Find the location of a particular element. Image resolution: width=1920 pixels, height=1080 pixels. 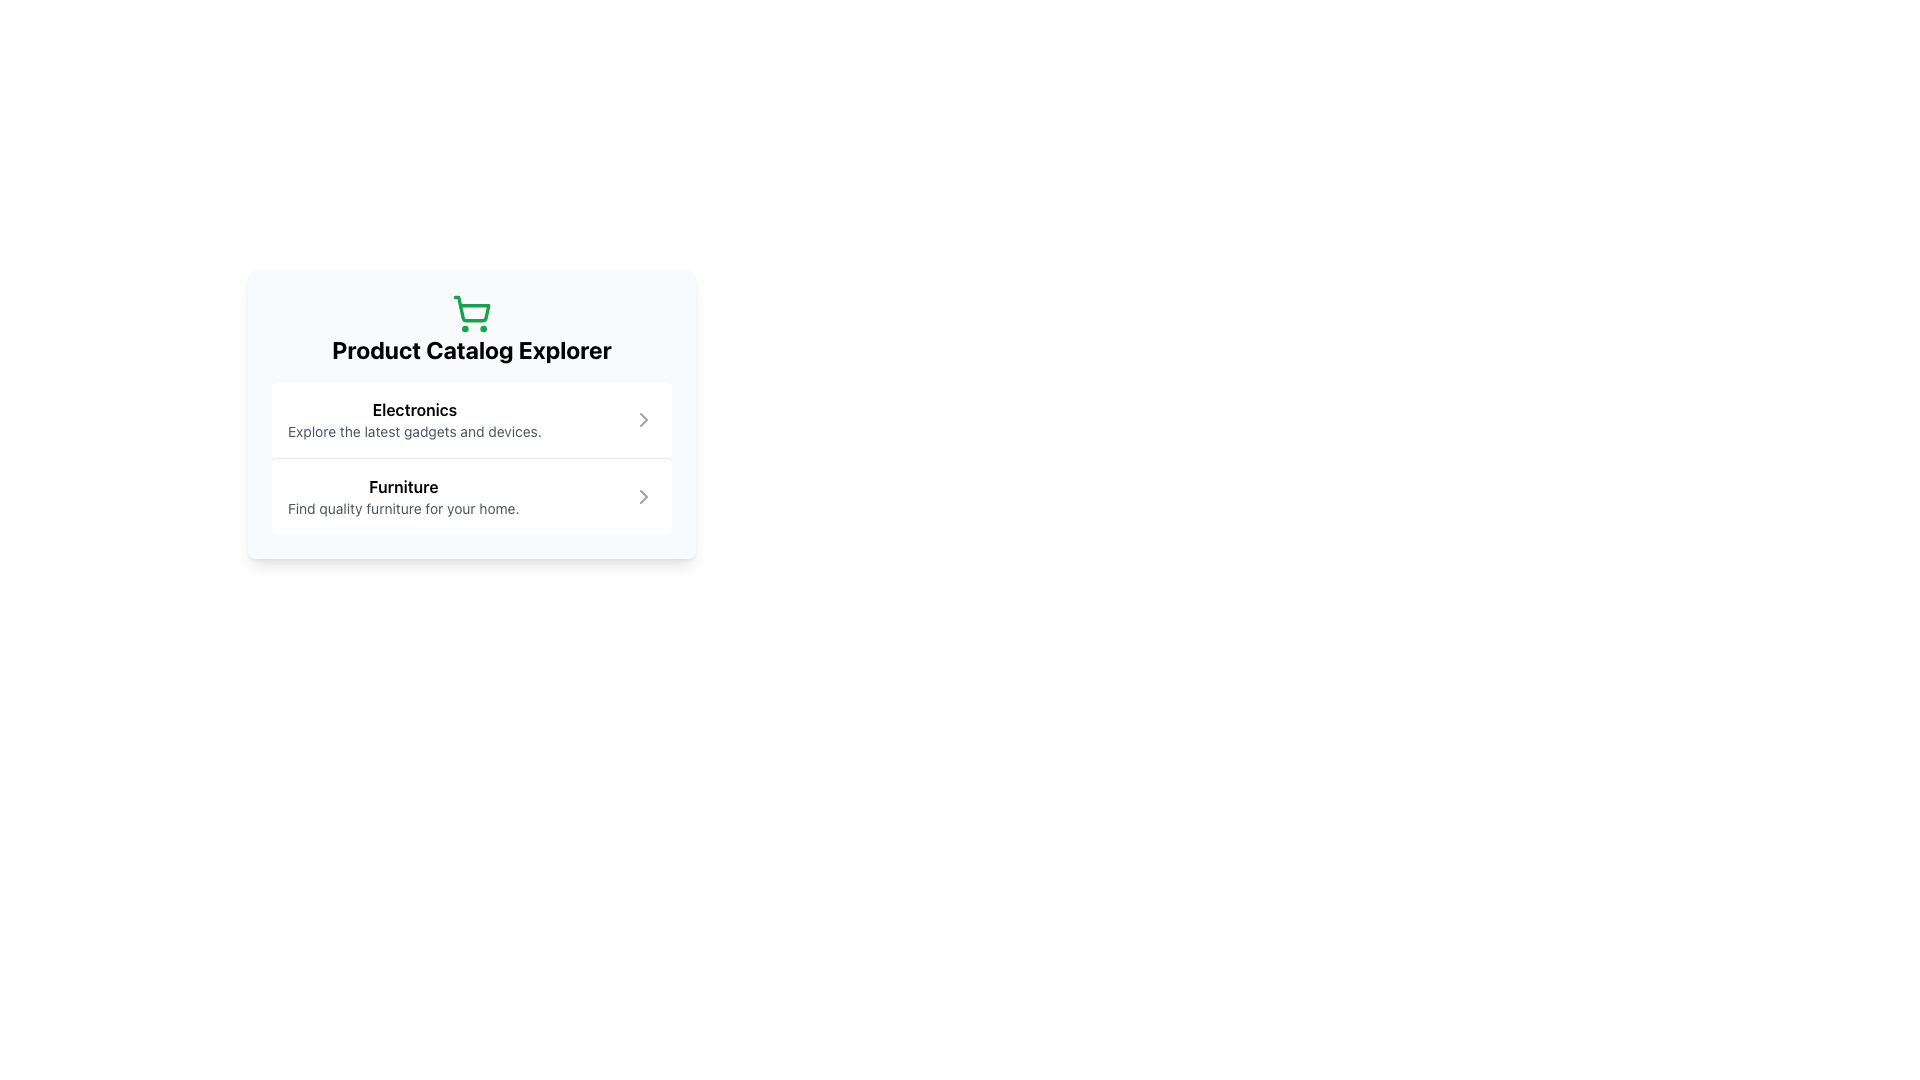

the second selectable list item in the 'Product Catalog Explorer' is located at coordinates (470, 495).